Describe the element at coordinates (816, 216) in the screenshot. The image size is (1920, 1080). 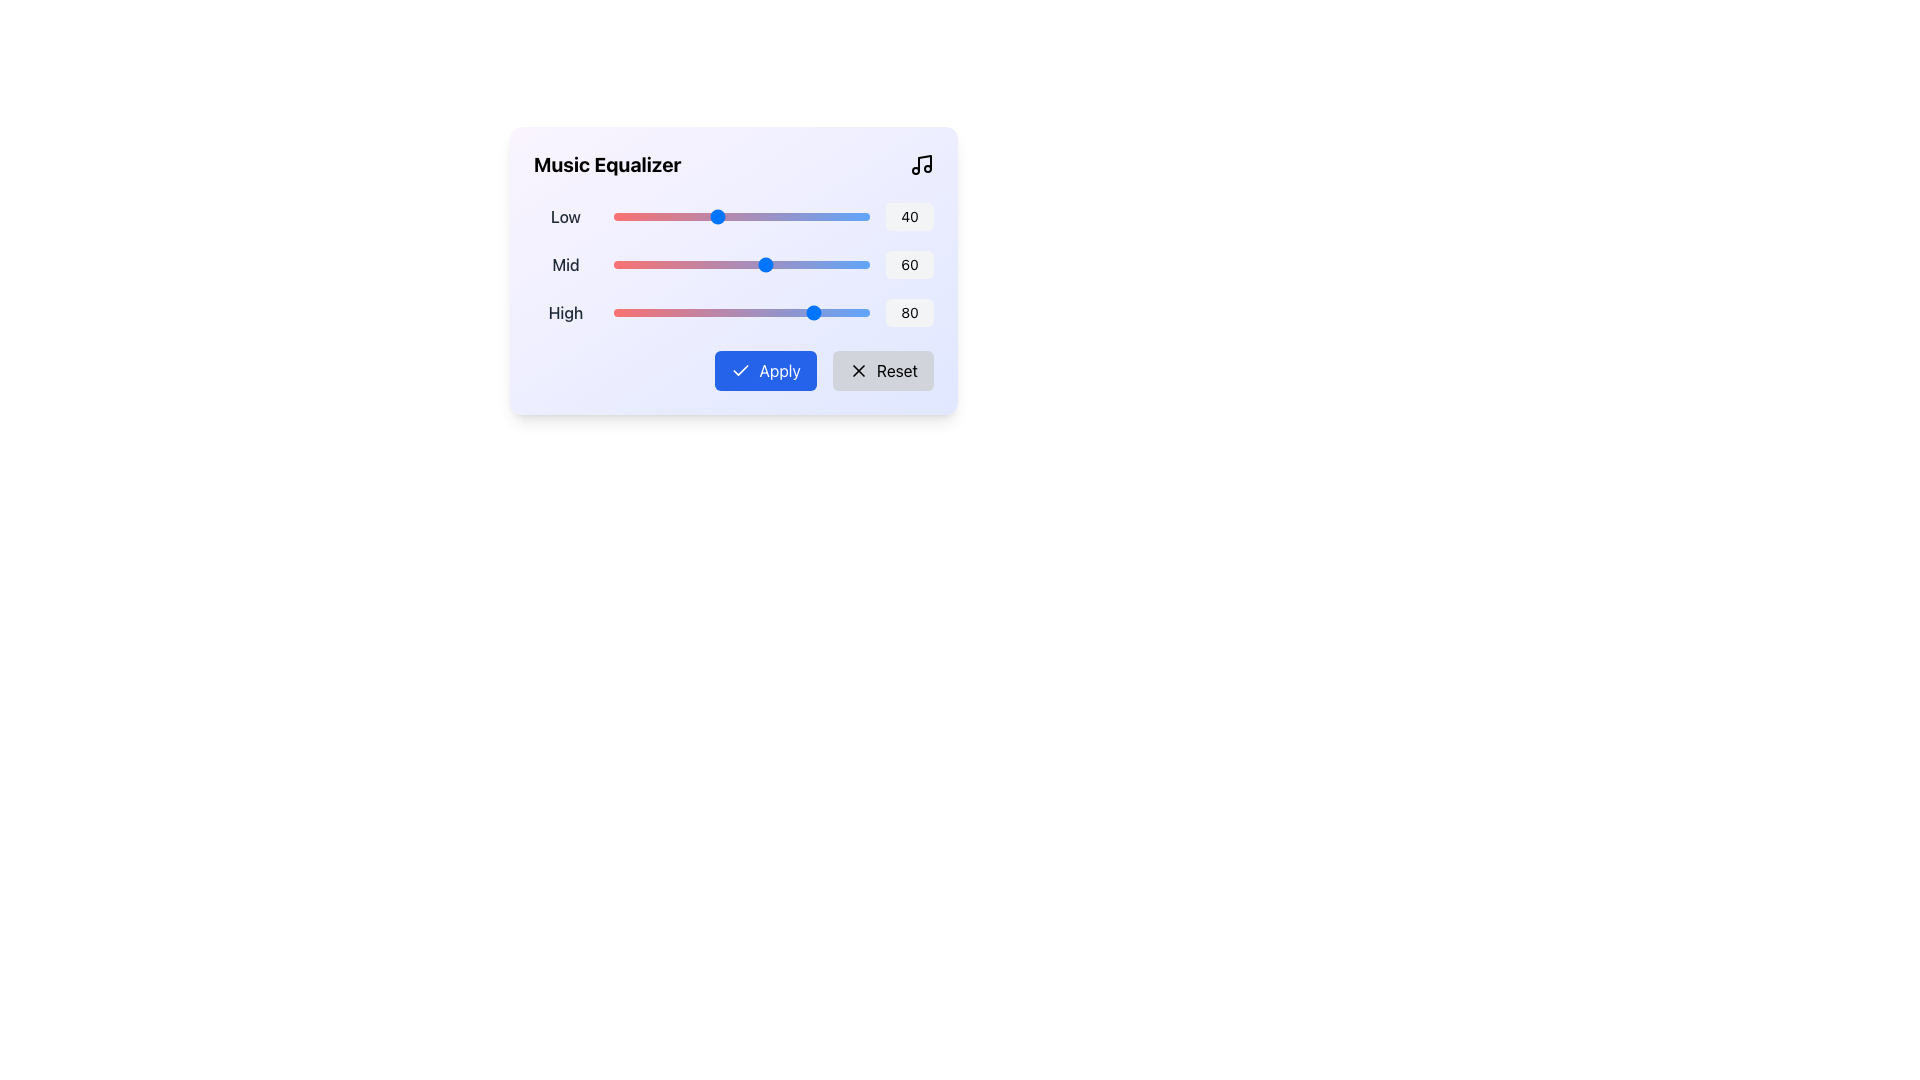
I see `the low equalizer slider` at that location.